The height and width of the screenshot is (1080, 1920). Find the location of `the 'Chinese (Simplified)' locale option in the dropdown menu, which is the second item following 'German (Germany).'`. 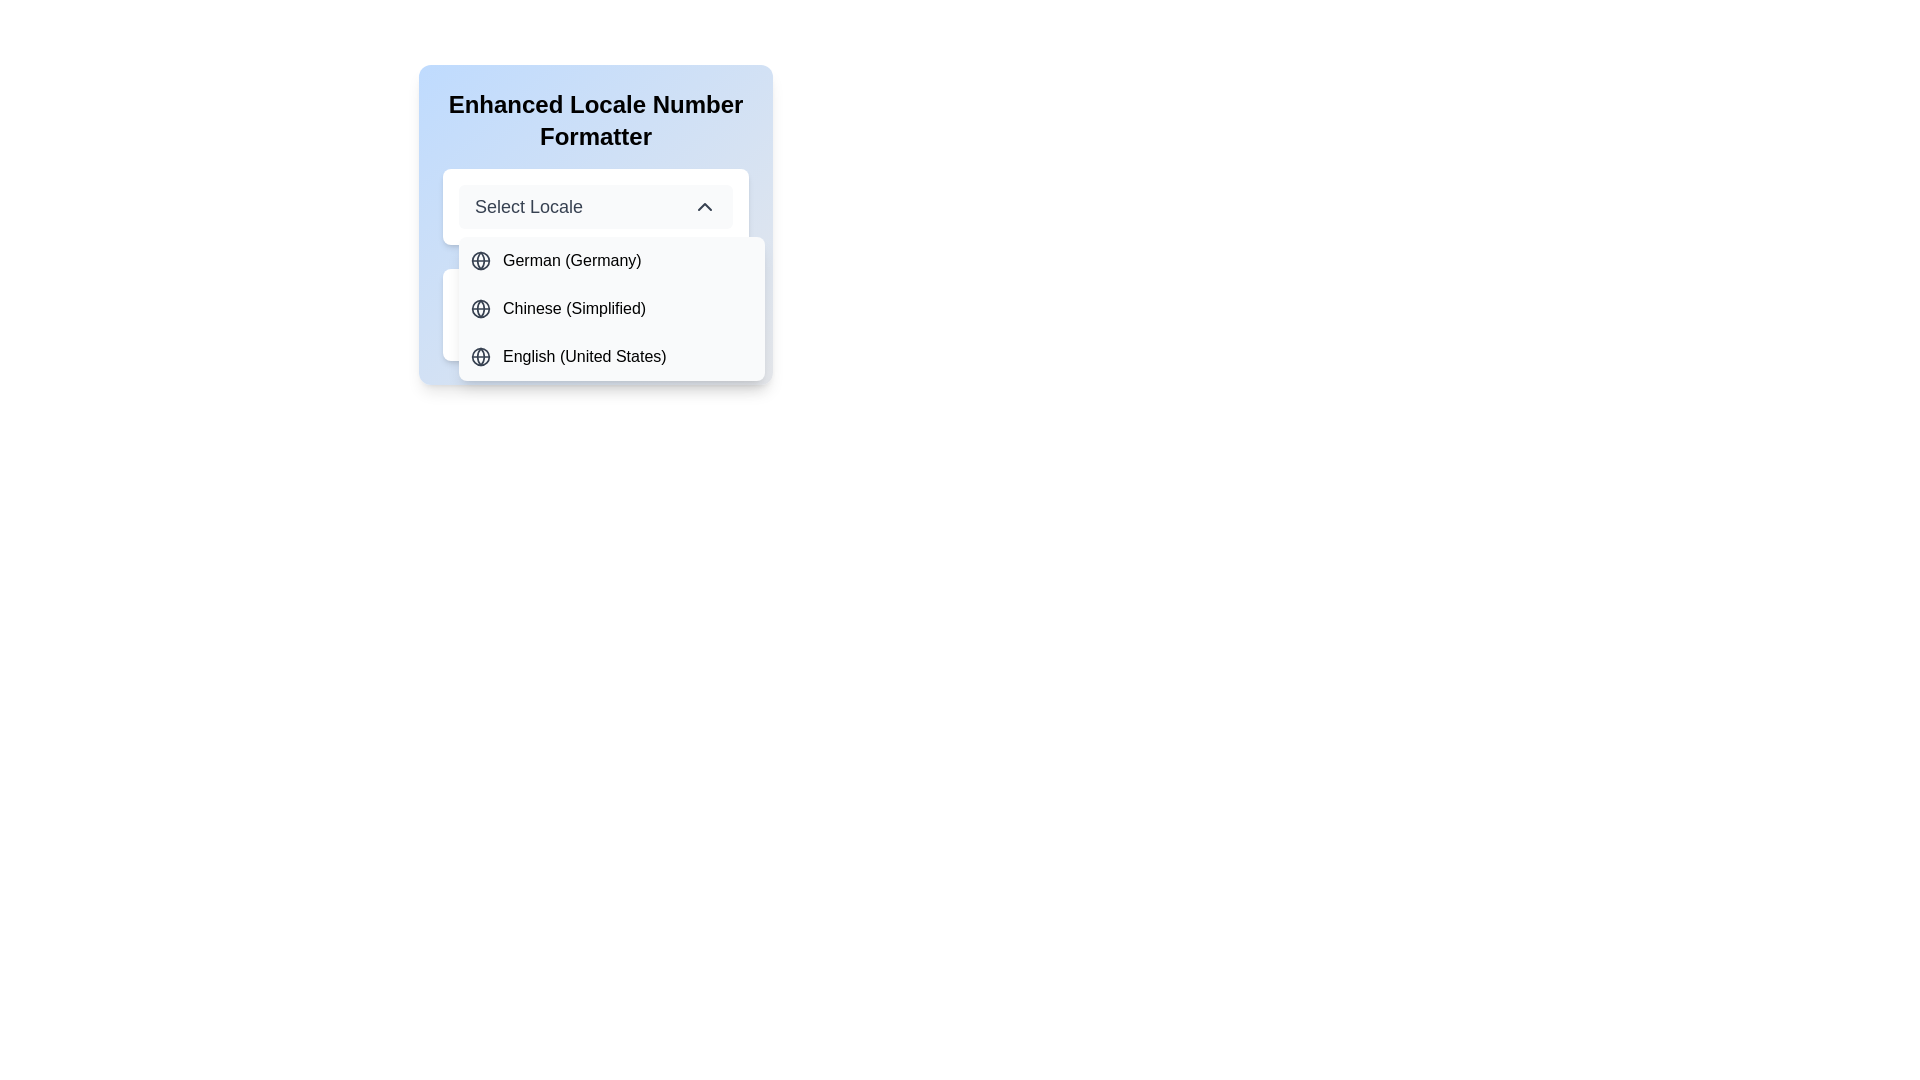

the 'Chinese (Simplified)' locale option in the dropdown menu, which is the second item following 'German (Germany).' is located at coordinates (573, 308).